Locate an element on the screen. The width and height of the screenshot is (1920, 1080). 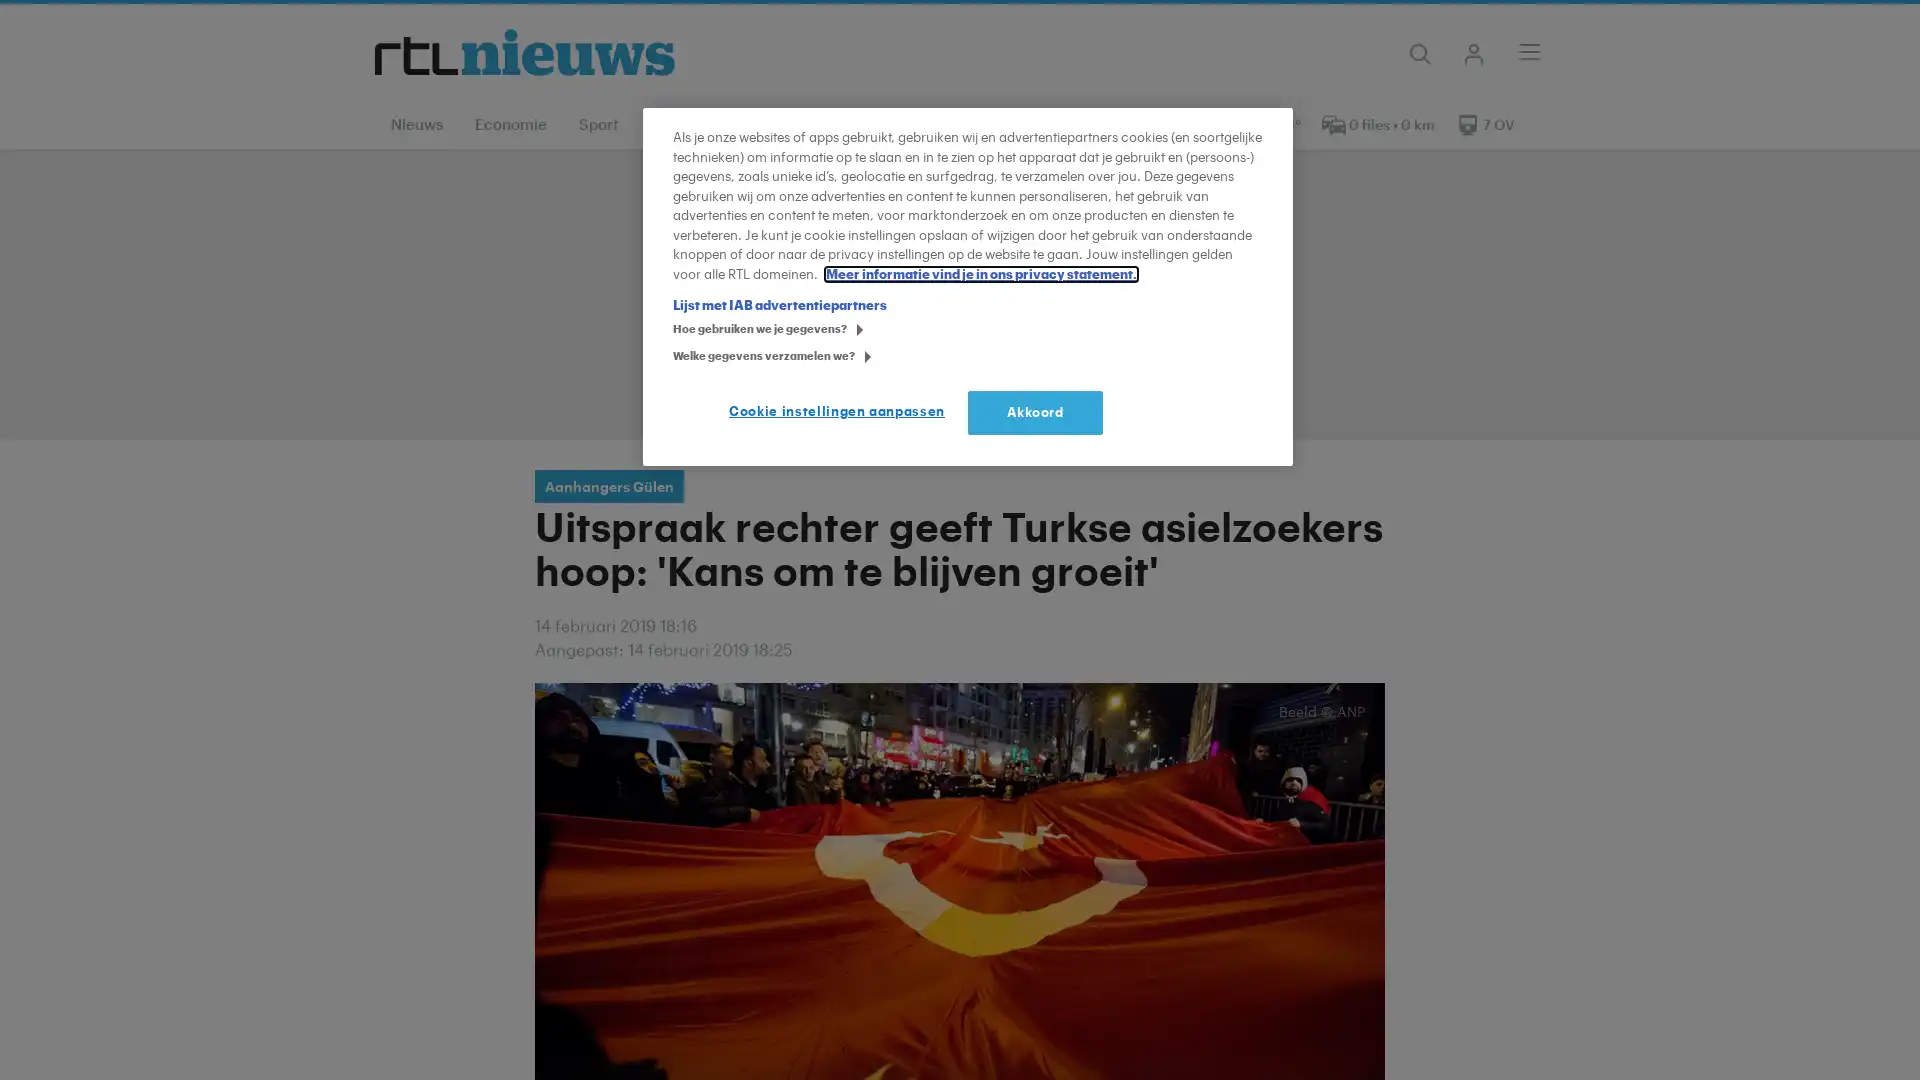
Lijst met IAB advertentiepartners is located at coordinates (778, 305).